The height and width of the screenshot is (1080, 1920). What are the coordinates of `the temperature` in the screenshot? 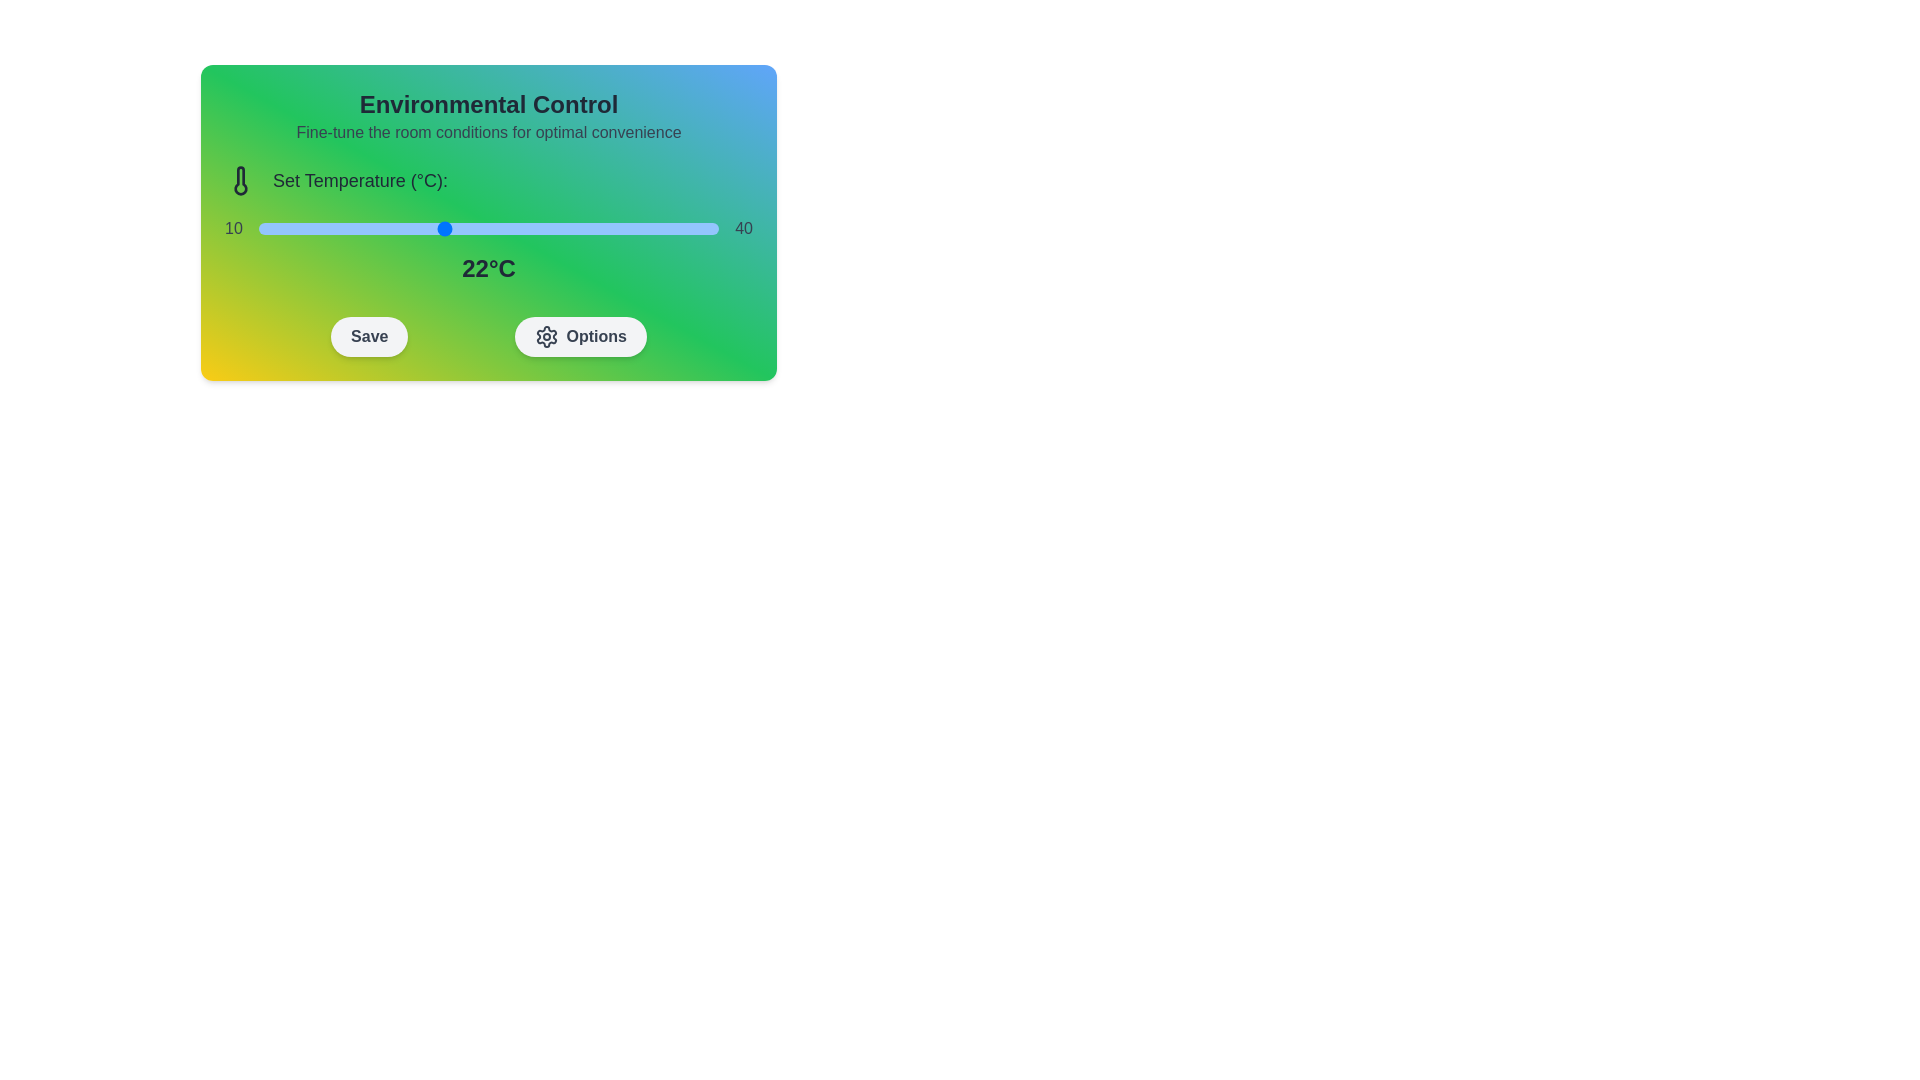 It's located at (688, 227).